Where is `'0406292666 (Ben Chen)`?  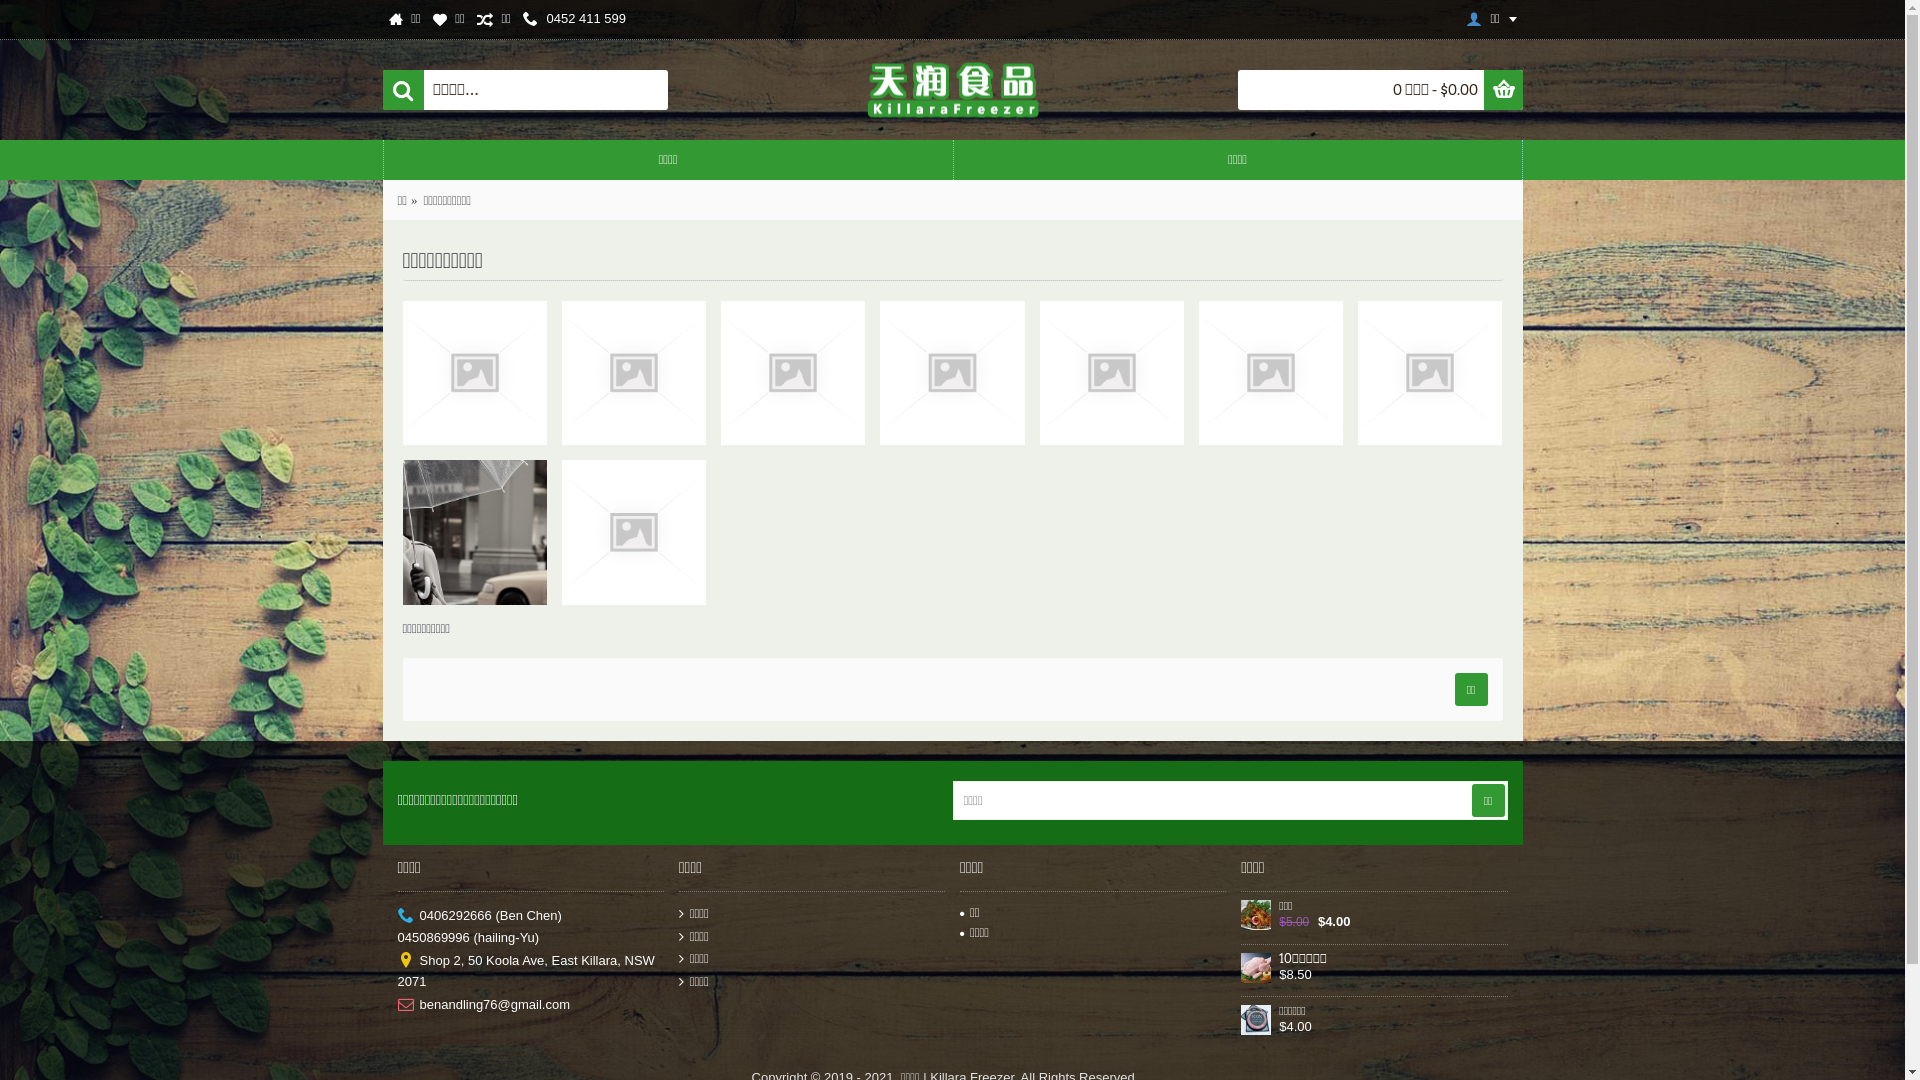
'0406292666 (Ben Chen) is located at coordinates (531, 925).